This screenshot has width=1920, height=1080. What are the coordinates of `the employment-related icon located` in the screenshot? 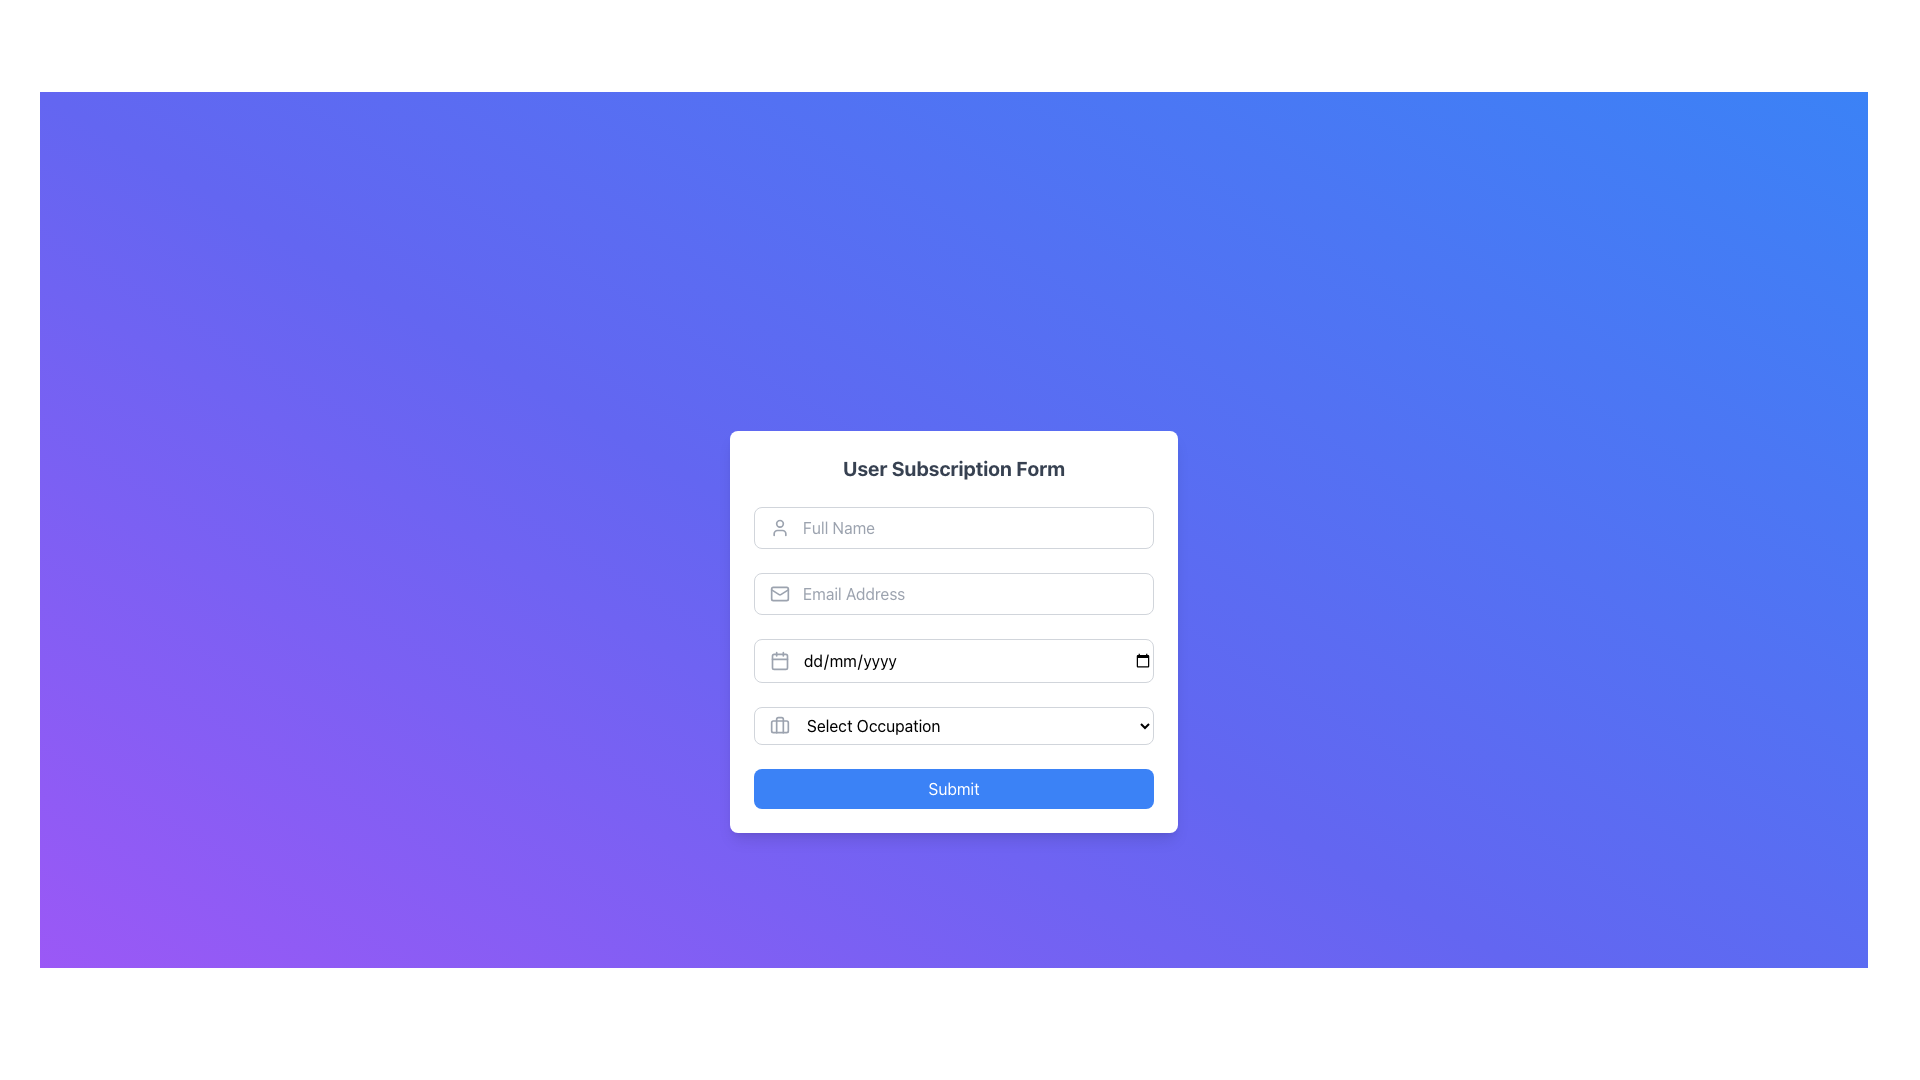 It's located at (778, 725).